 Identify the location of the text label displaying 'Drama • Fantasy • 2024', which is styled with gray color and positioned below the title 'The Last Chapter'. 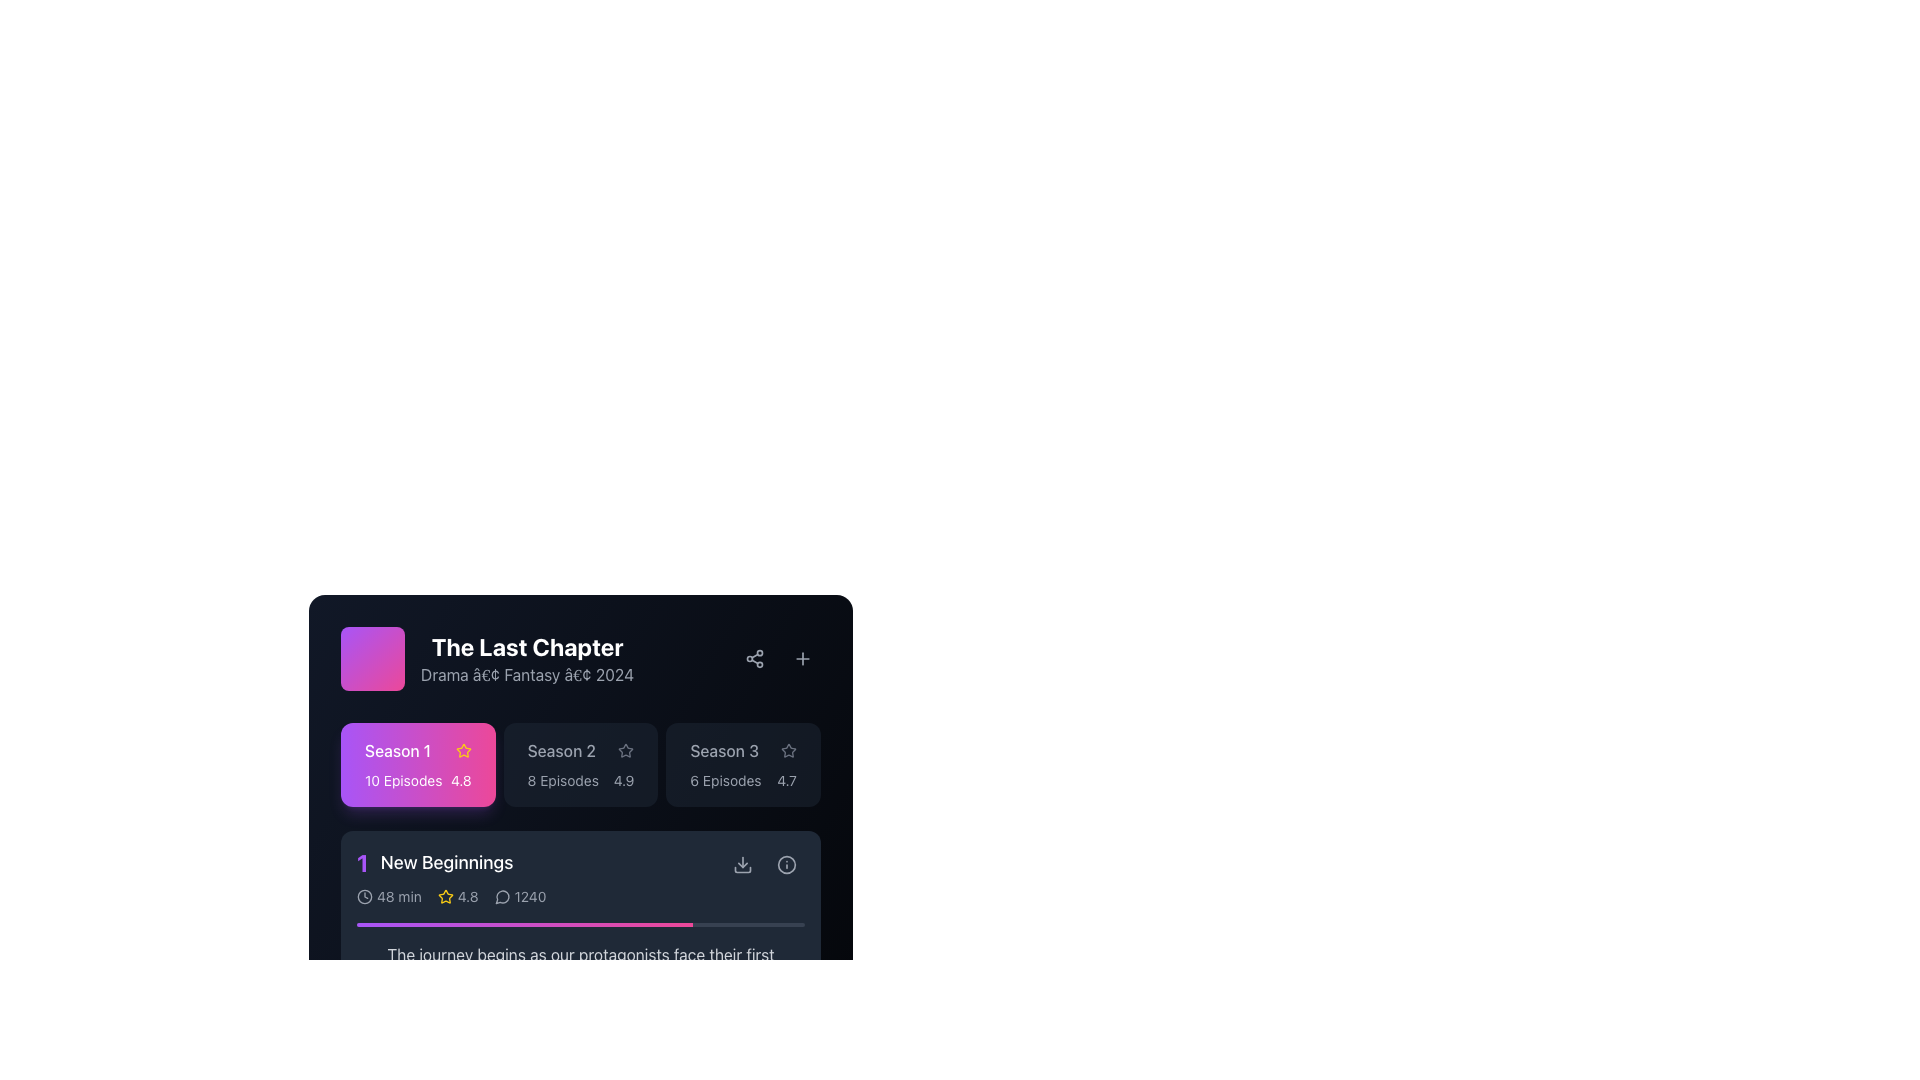
(527, 675).